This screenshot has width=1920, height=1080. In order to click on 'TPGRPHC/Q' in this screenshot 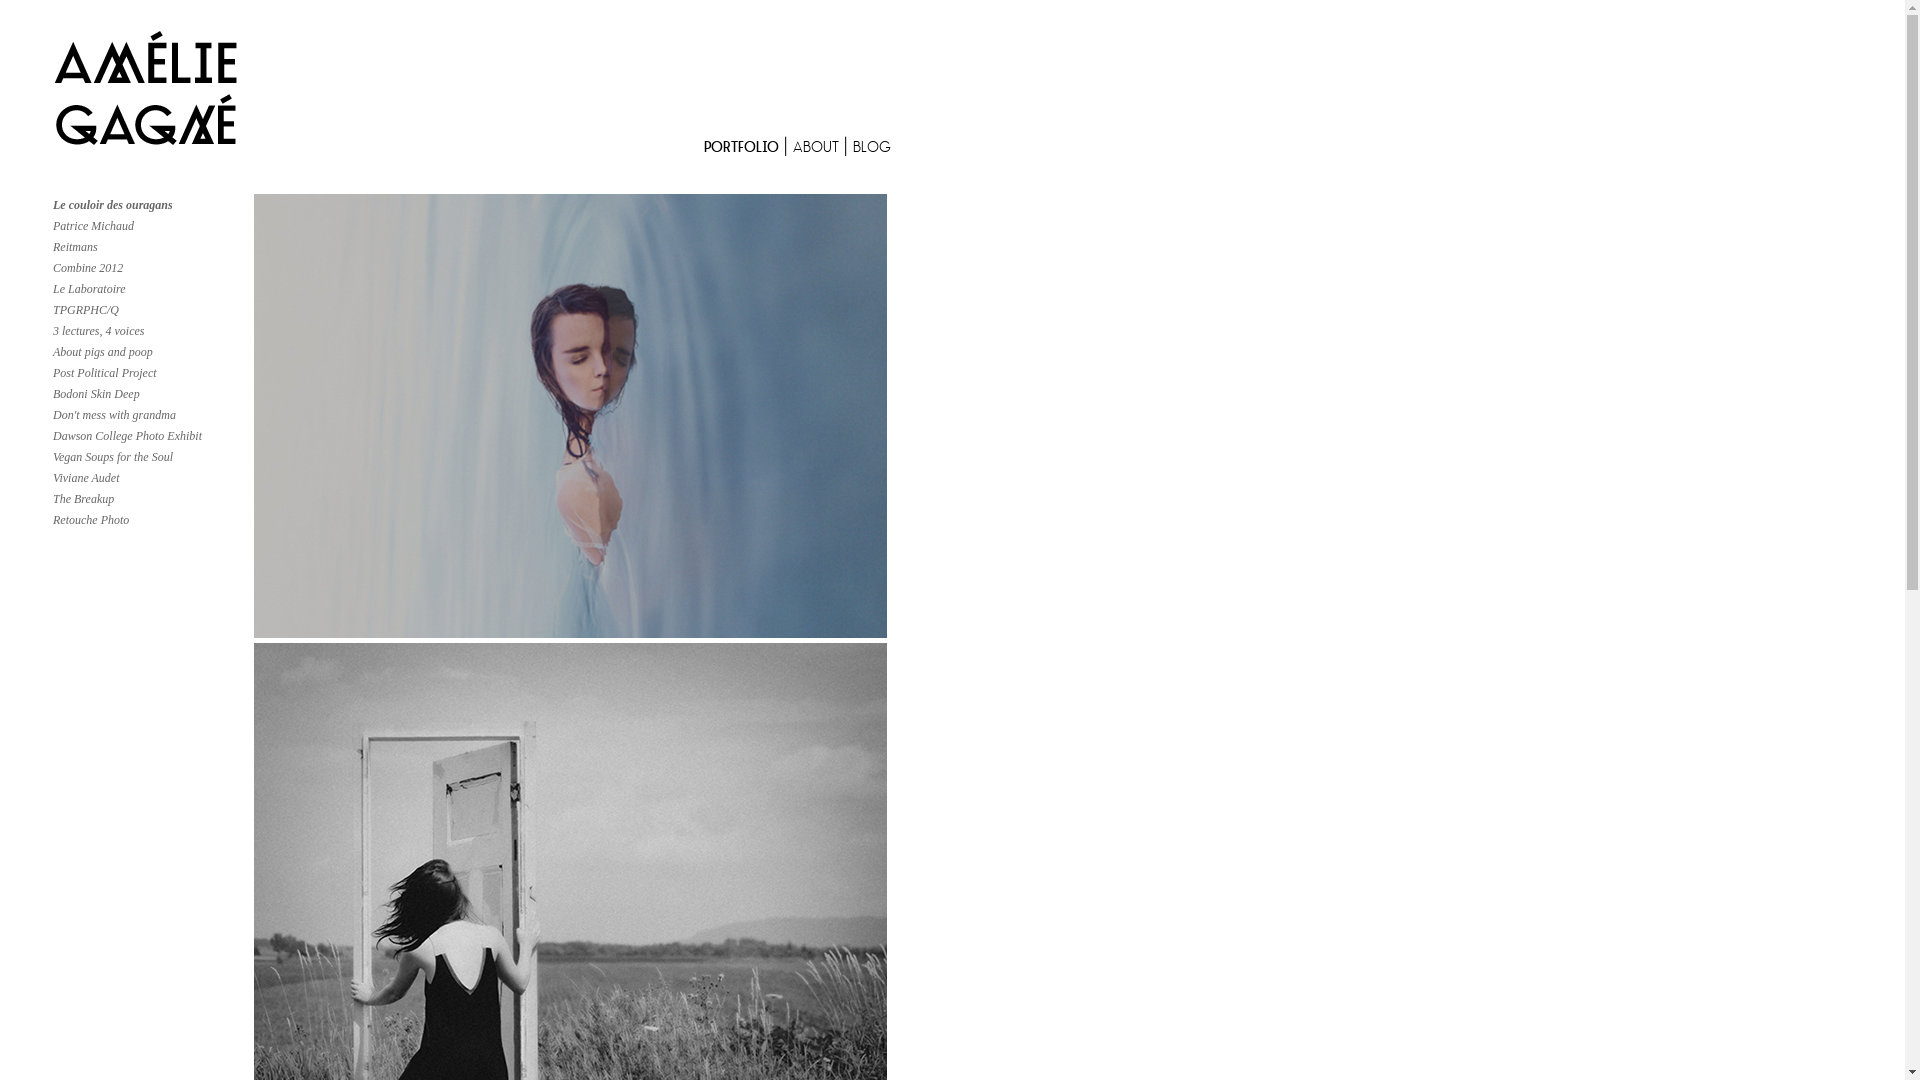, I will do `click(85, 309)`.